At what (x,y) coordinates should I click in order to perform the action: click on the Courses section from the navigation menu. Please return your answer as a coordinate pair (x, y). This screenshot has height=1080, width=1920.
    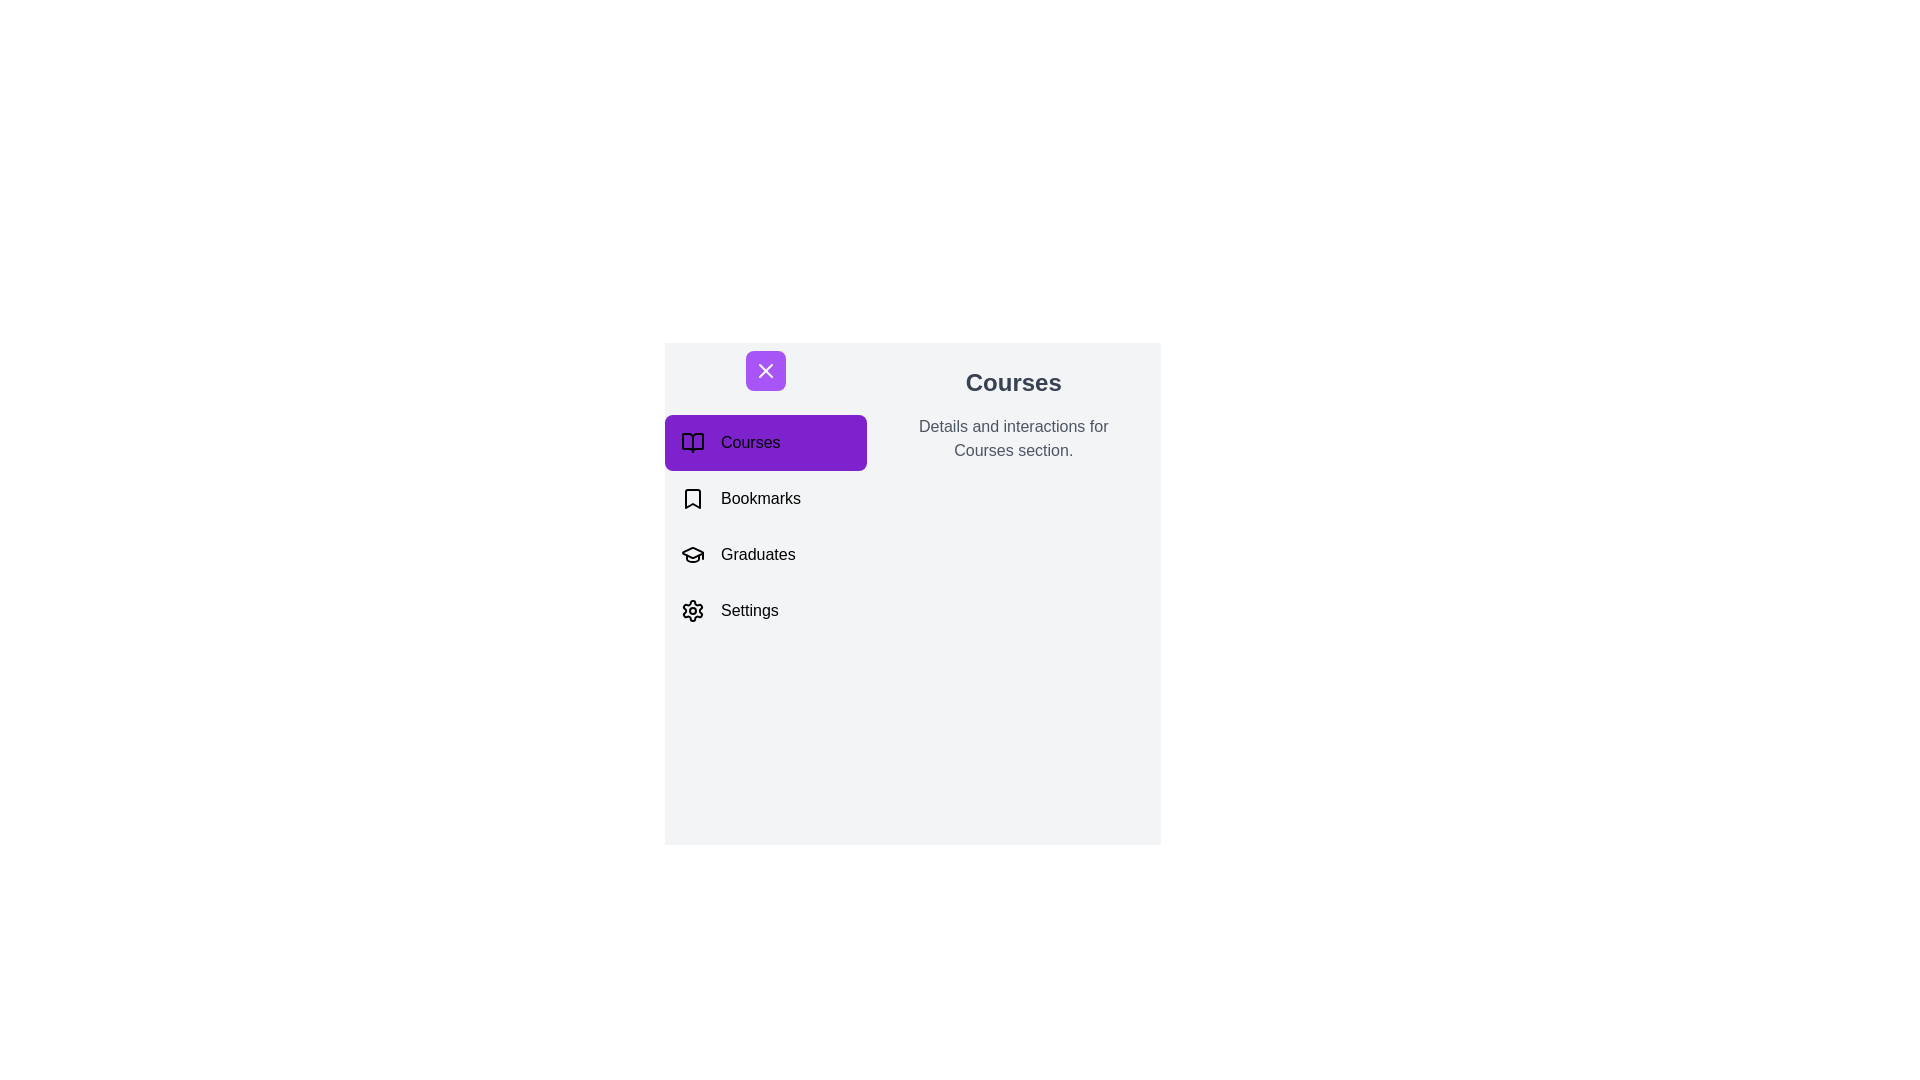
    Looking at the image, I should click on (764, 442).